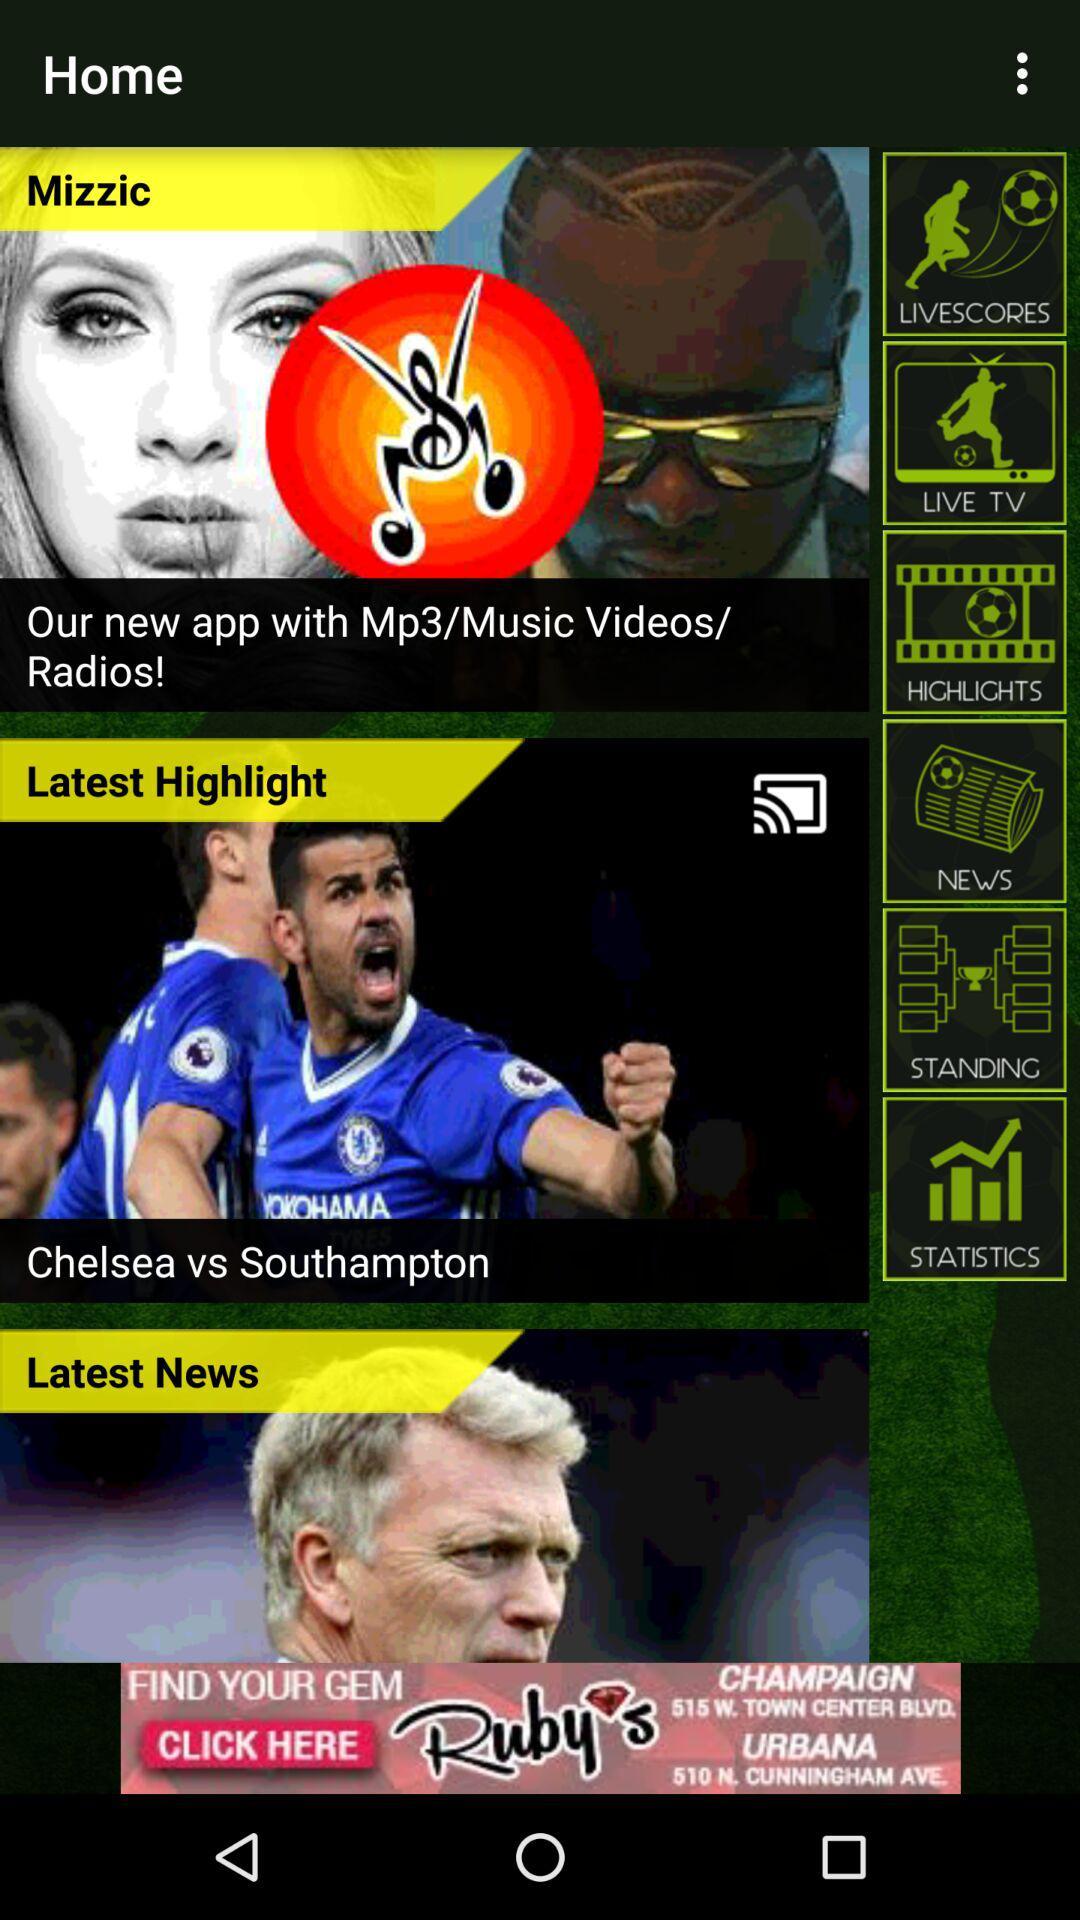 This screenshot has width=1080, height=1920. Describe the element at coordinates (261, 1370) in the screenshot. I see `icon at the bottom left corner` at that location.